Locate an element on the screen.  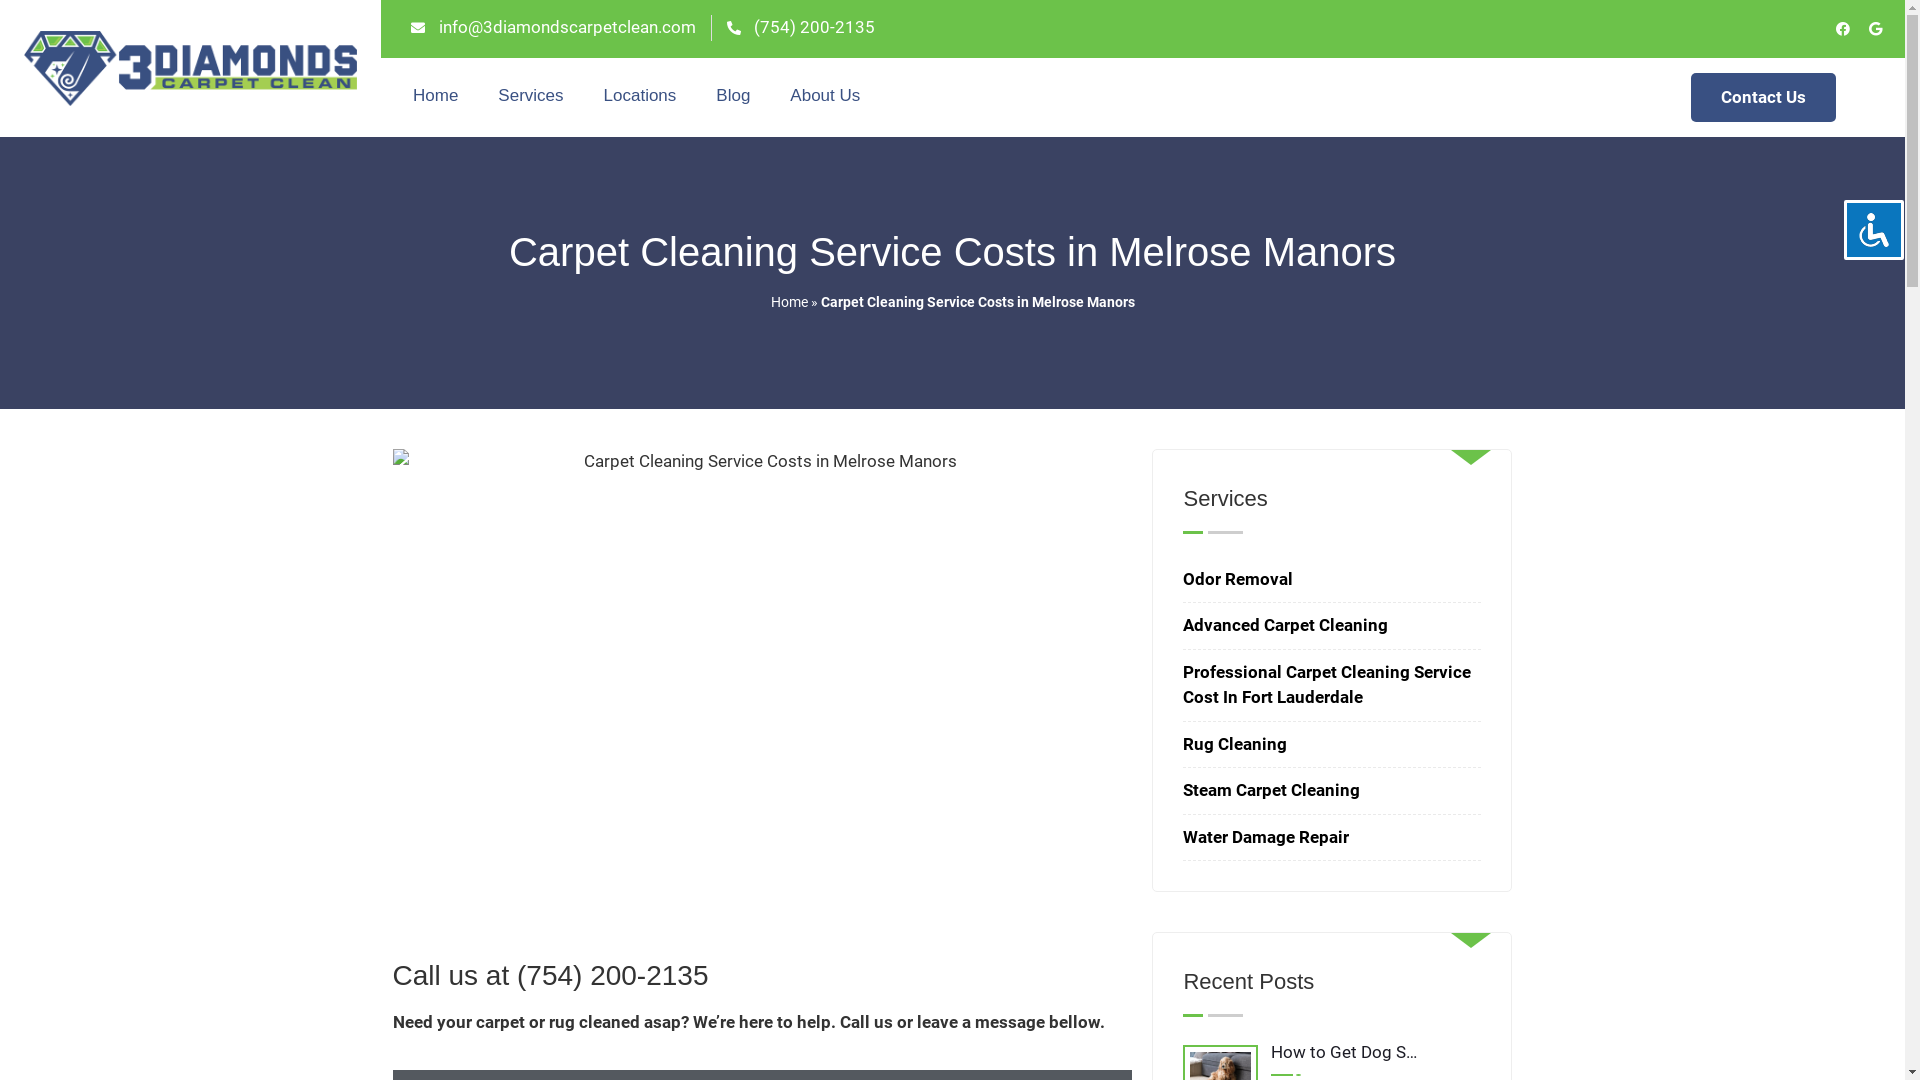
'Steam Carpet Cleaning' is located at coordinates (1270, 789).